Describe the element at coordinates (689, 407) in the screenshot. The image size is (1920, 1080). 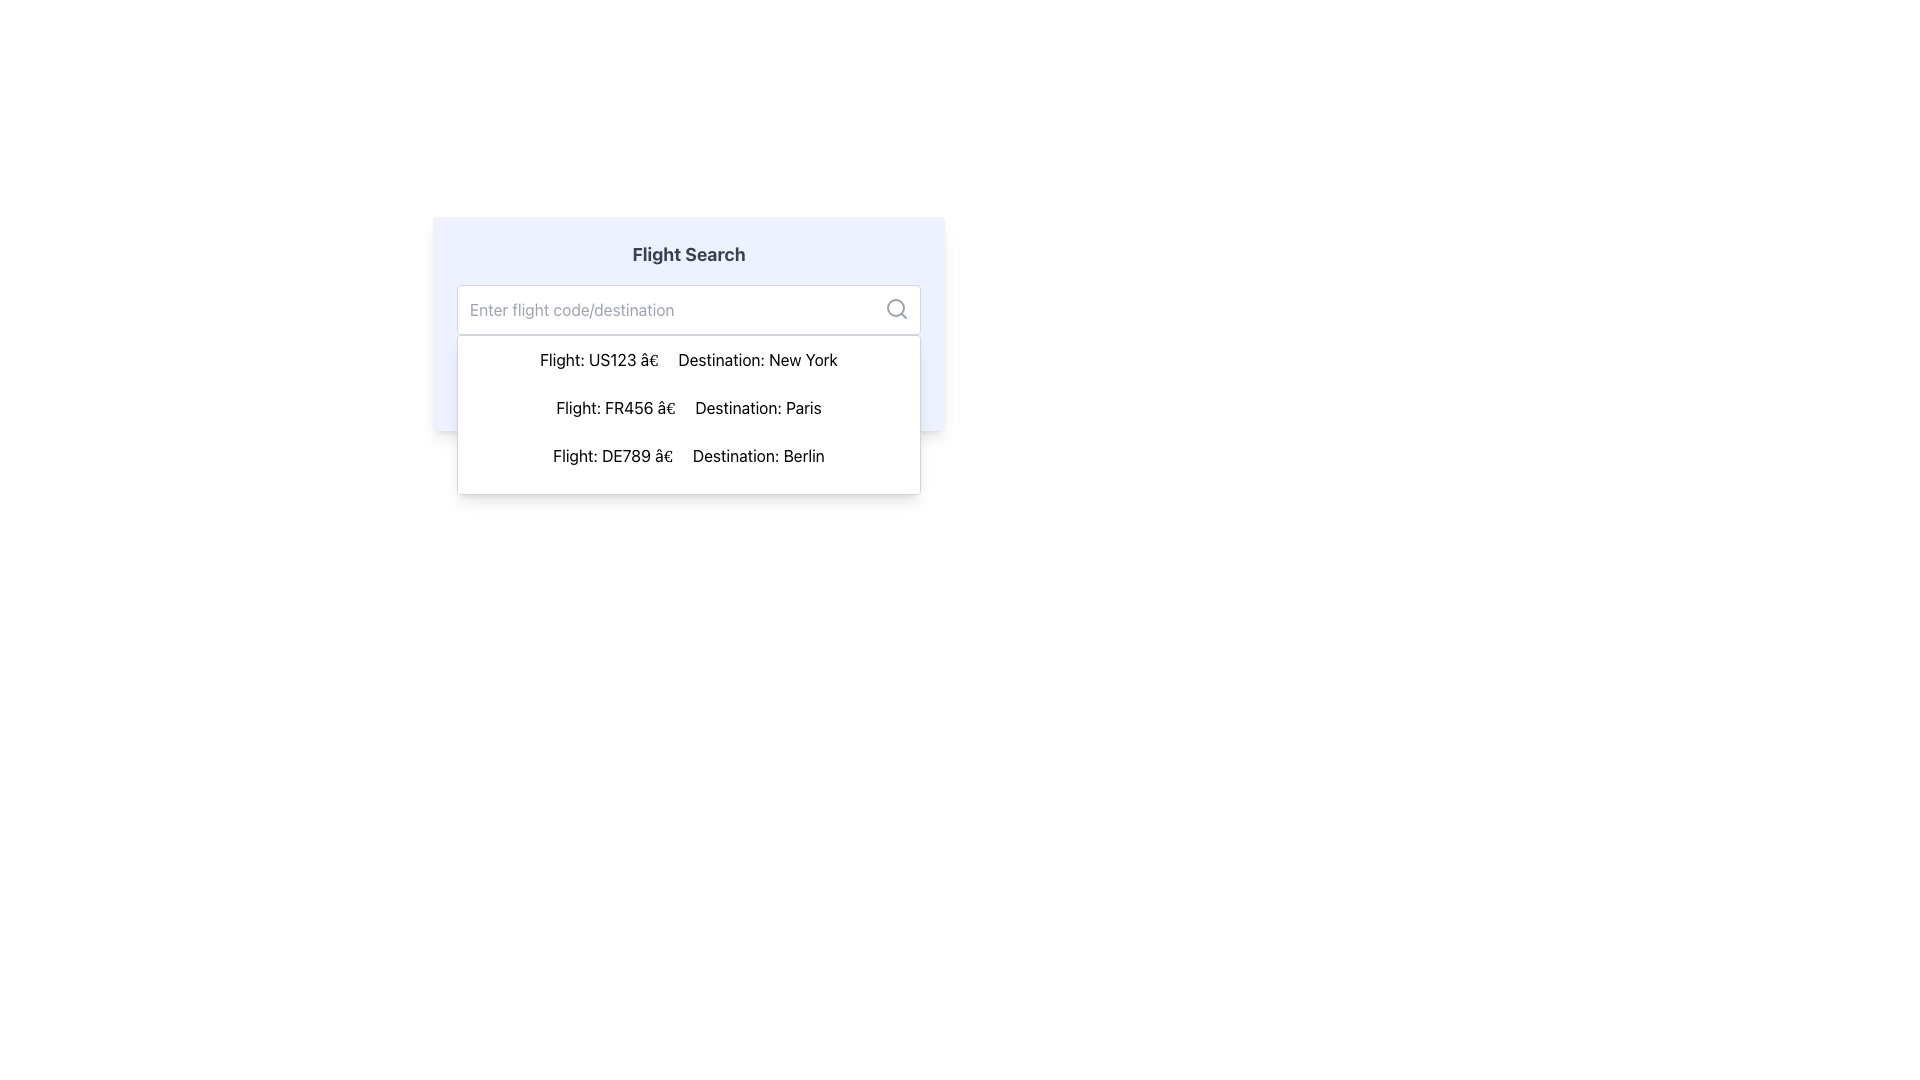
I see `to select the second list item displaying flight information 'Flight: FR456 – Destination: Paris' in the dropdown list` at that location.